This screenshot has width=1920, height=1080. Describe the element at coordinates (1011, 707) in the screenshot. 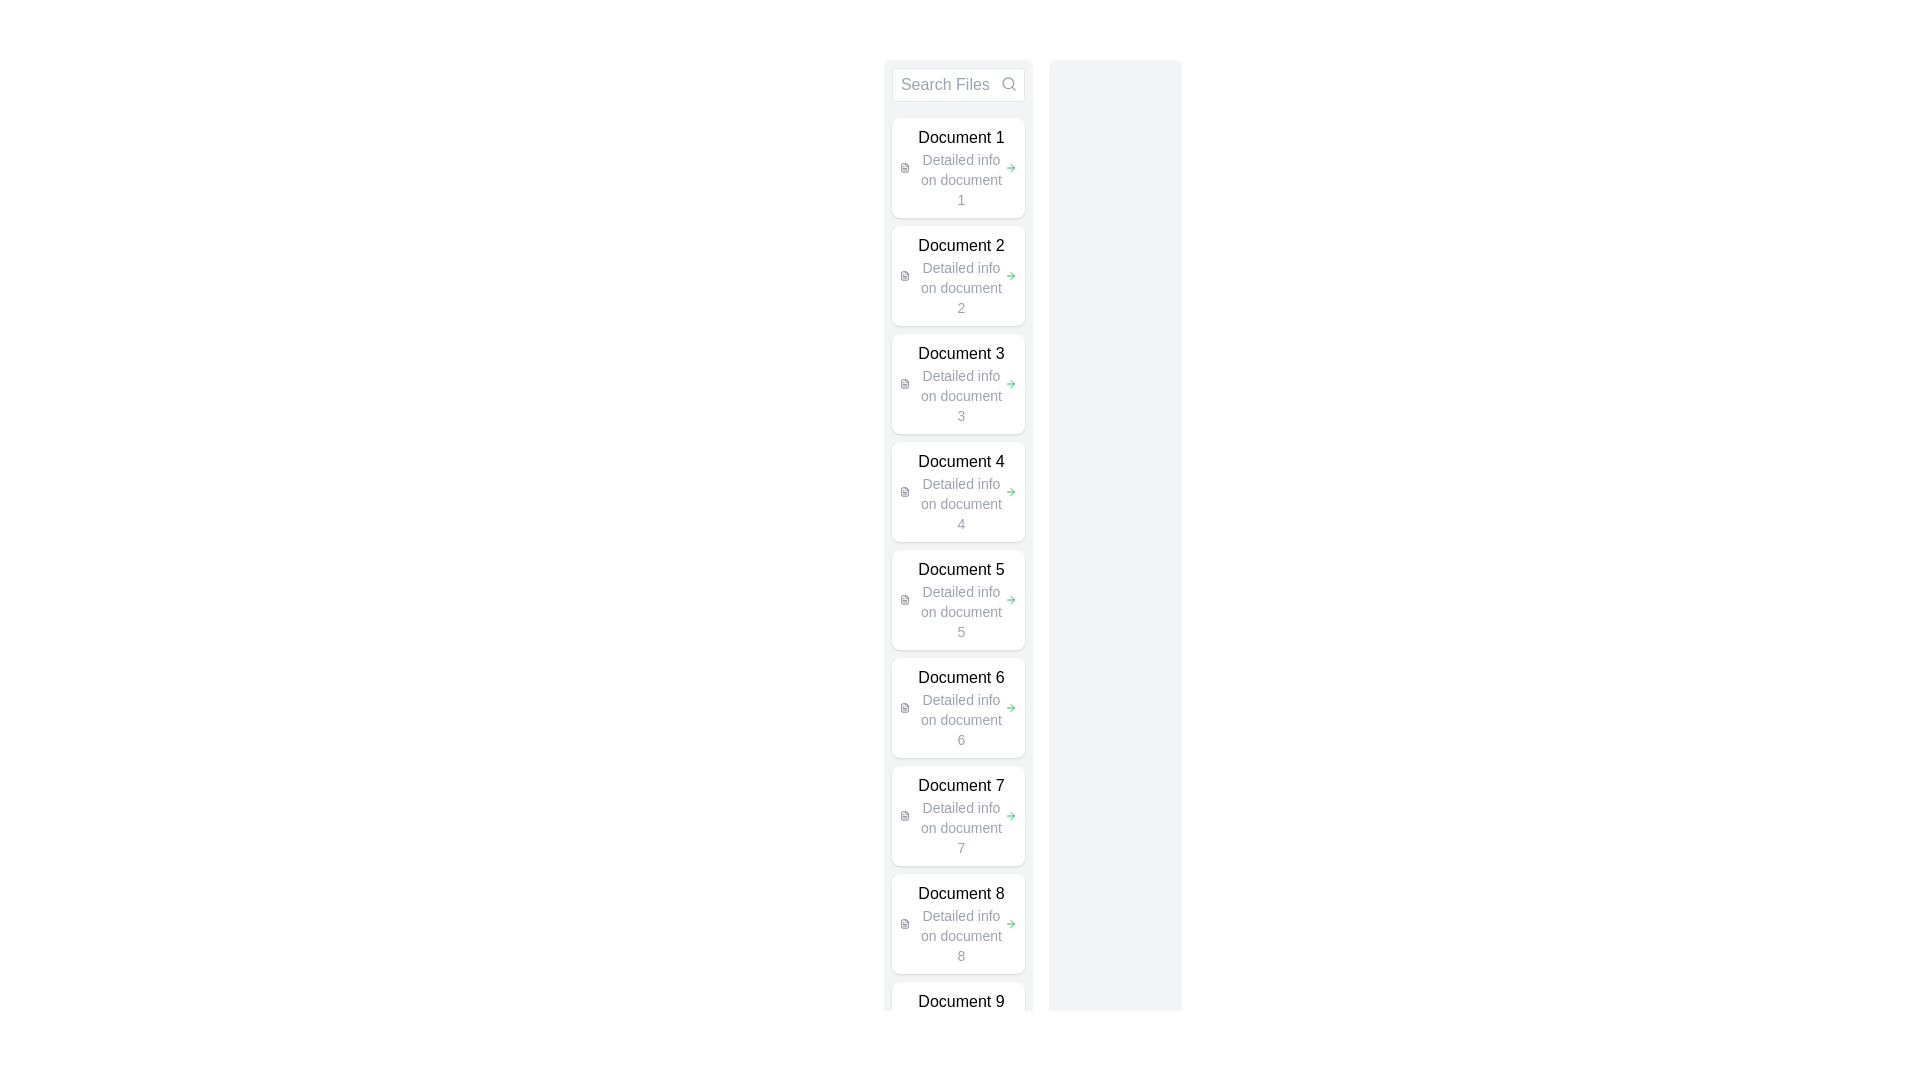

I see `the green arrow icon pointing to the right, located to the right of the text 'Detailed info on document 6'` at that location.